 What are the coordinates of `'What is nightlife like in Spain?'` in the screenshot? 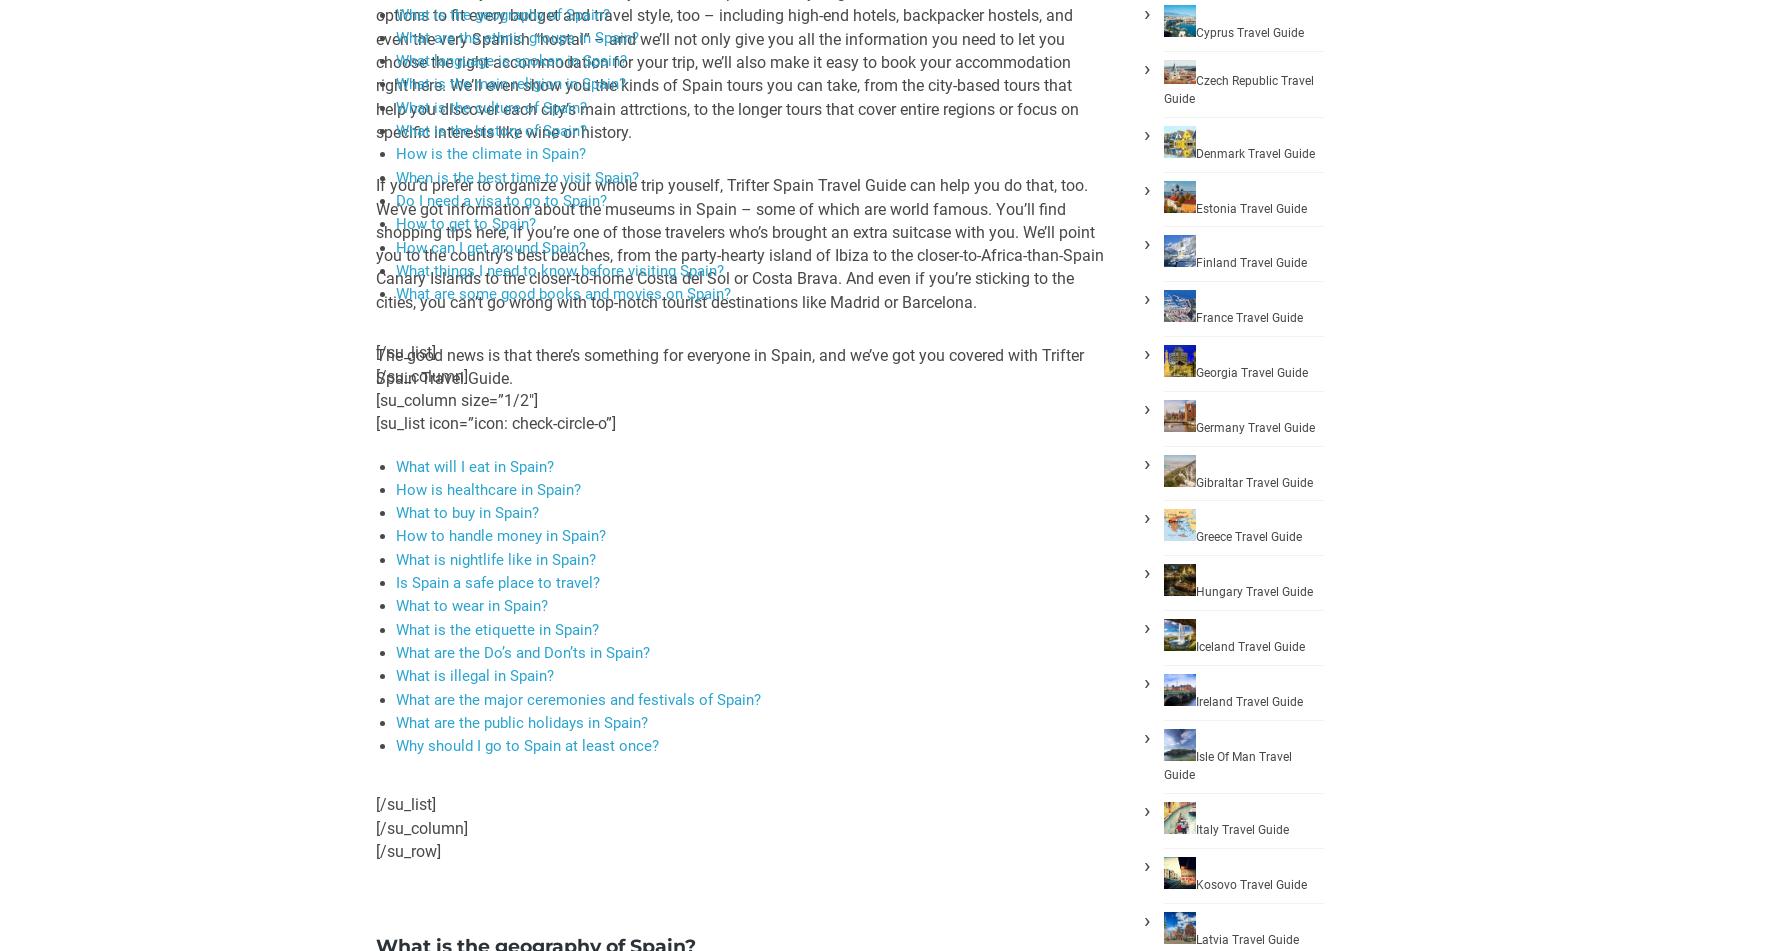 It's located at (496, 557).